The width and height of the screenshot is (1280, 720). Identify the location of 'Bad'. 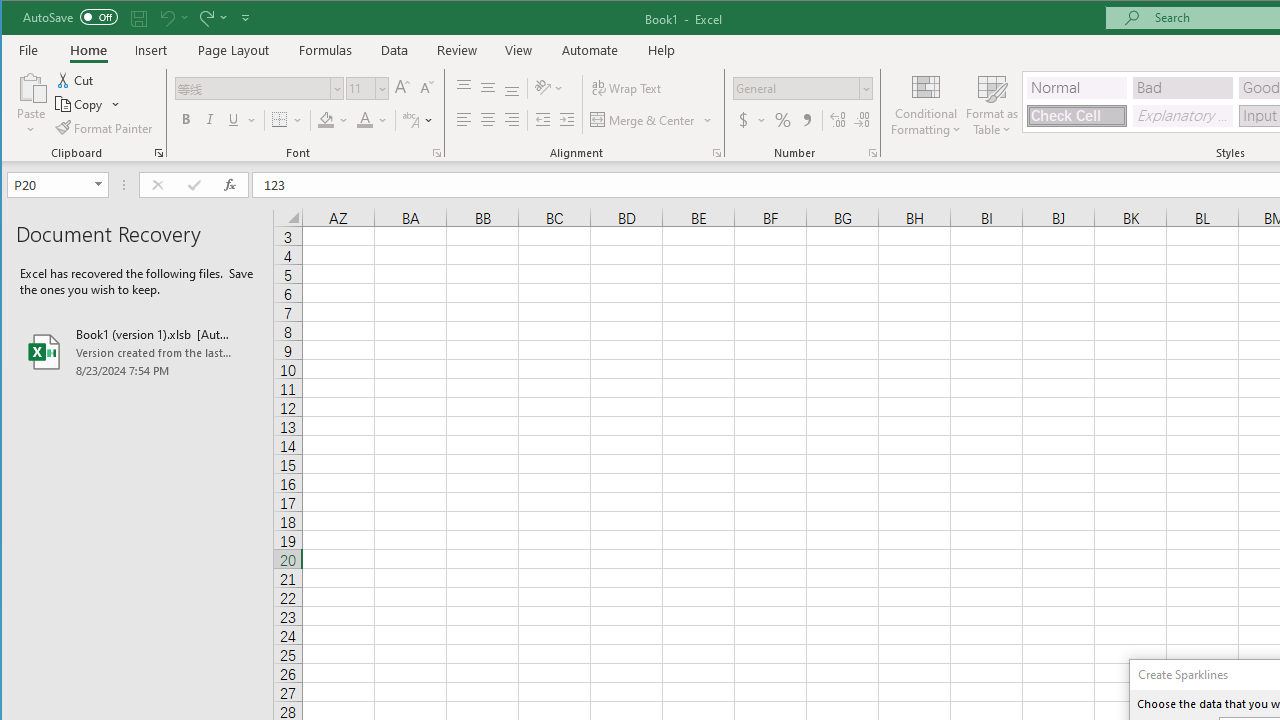
(1183, 87).